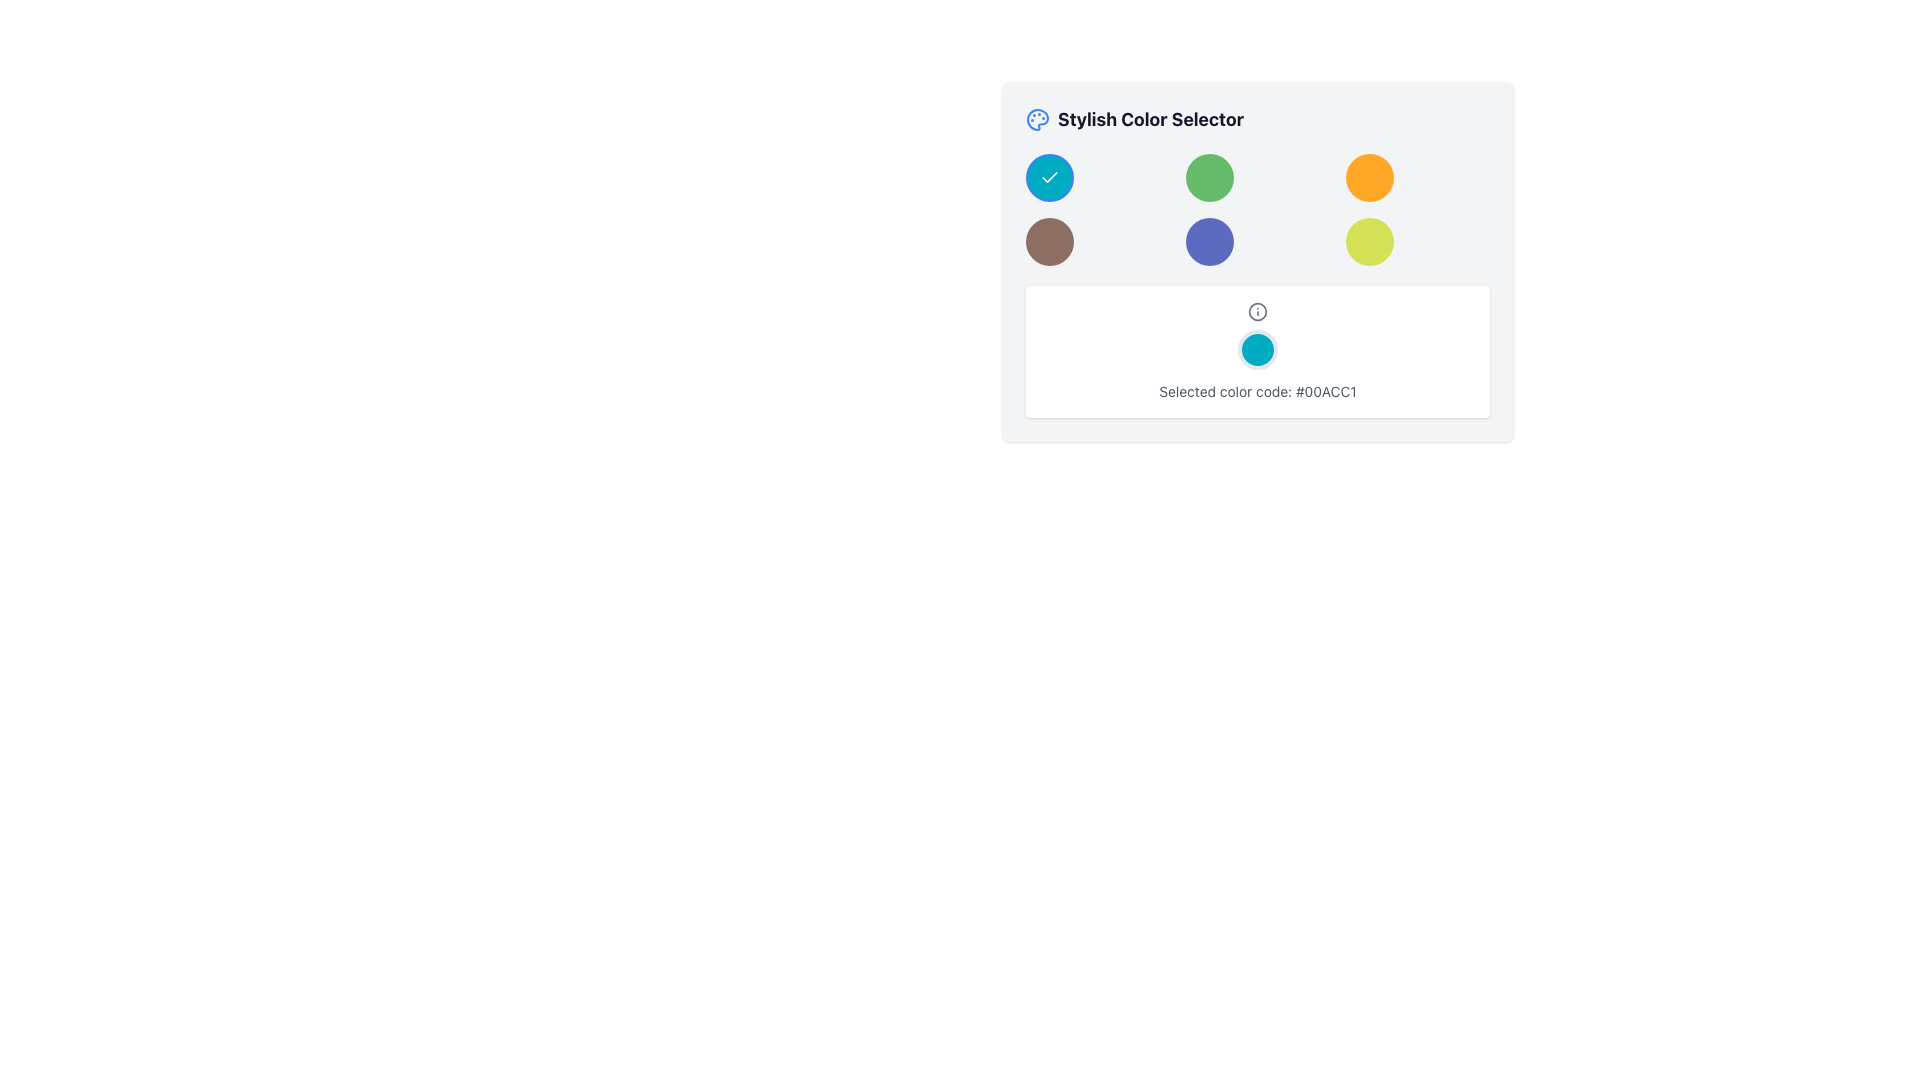 The image size is (1920, 1080). I want to click on the SVG checkmark icon with a turquoise-blue background located in the leftmost circle of the second row in the color selection grid, so click(1049, 176).